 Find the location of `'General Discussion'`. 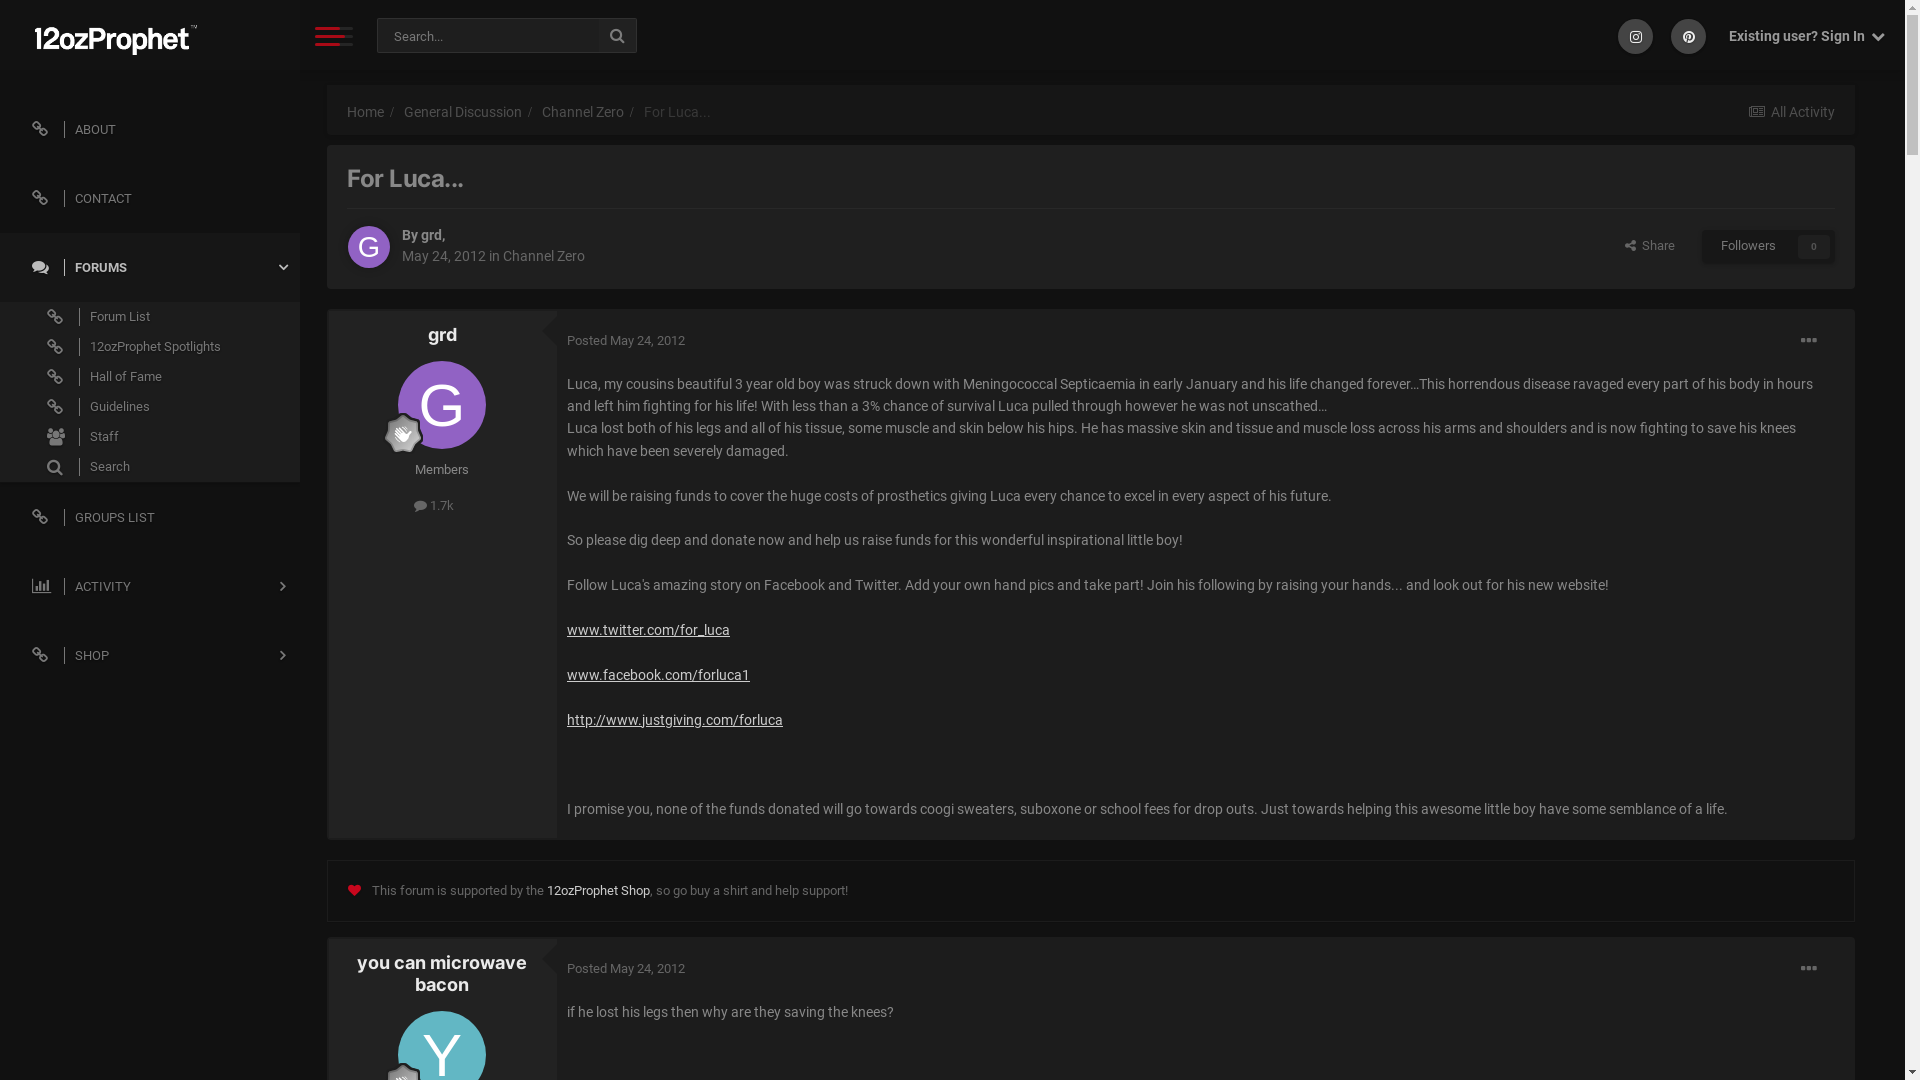

'General Discussion' is located at coordinates (470, 111).